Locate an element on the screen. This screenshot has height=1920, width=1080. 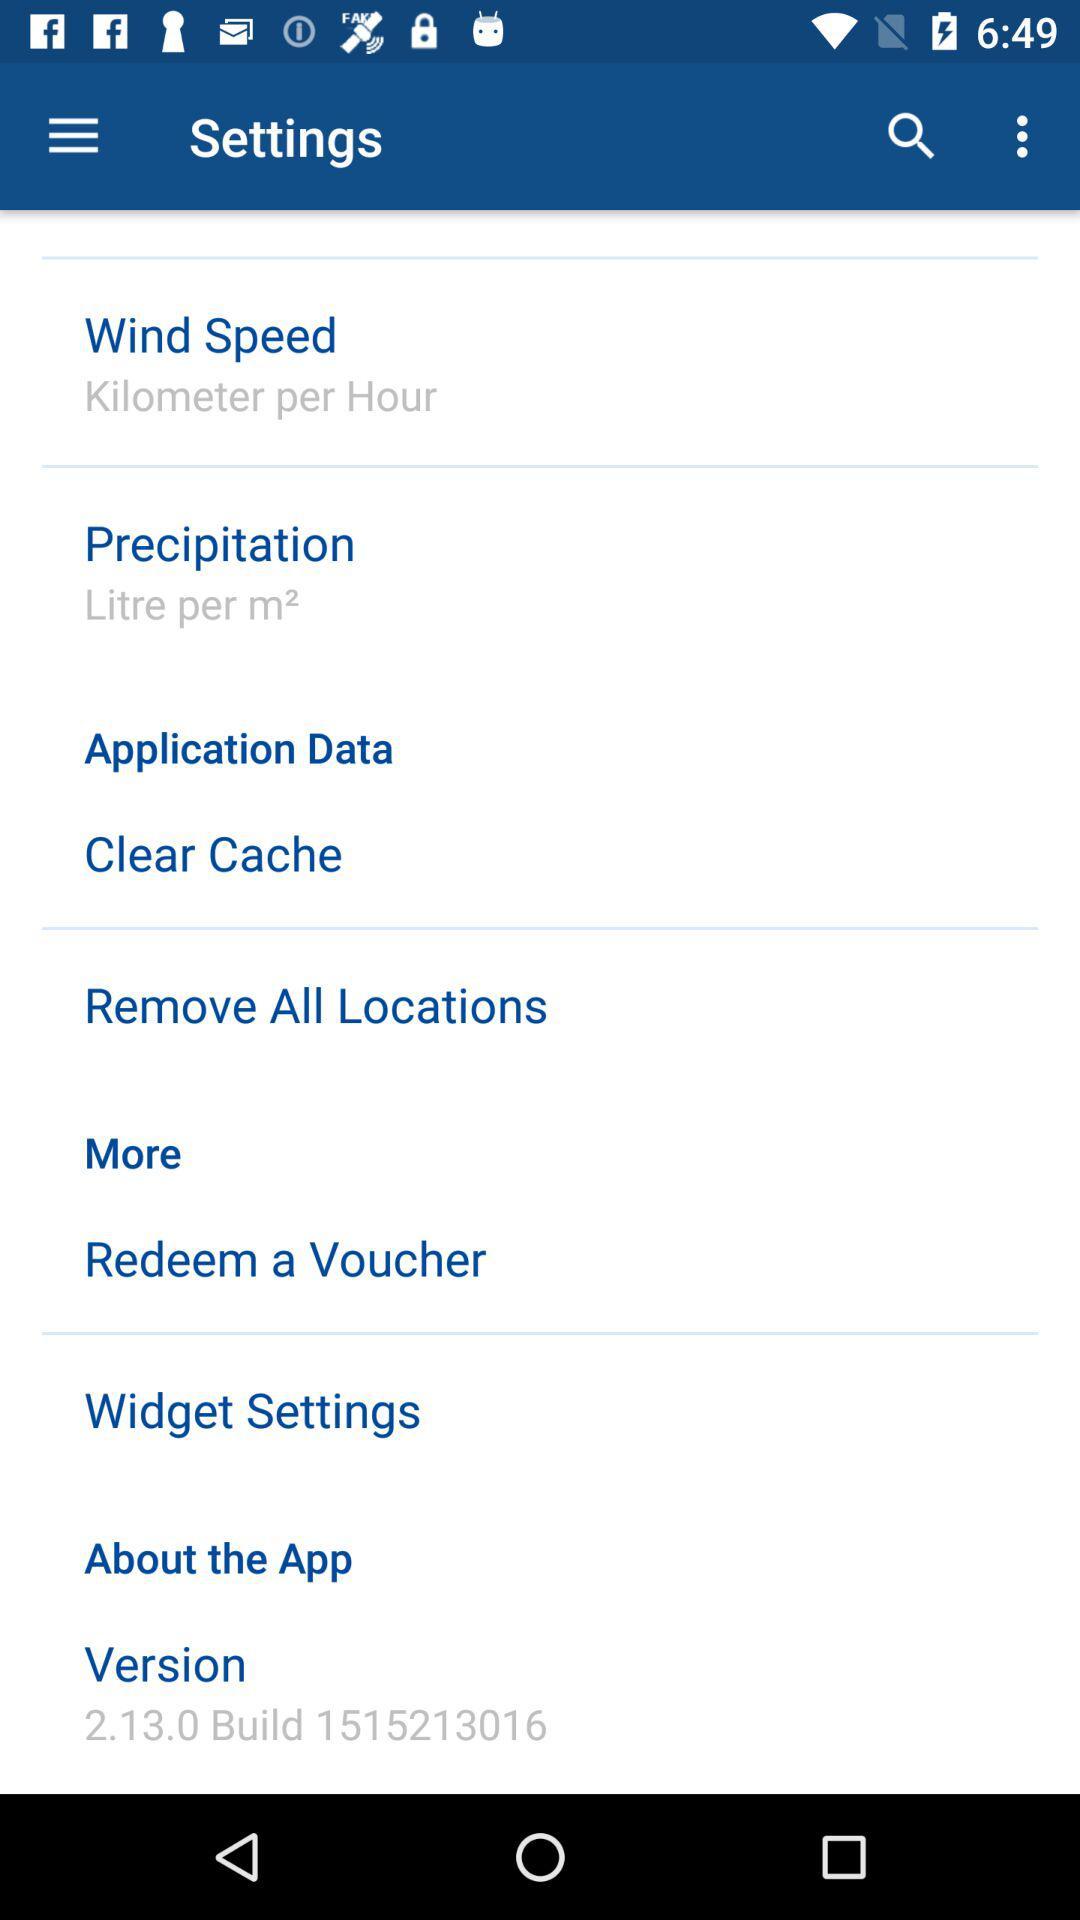
icon below the version icon is located at coordinates (315, 1722).